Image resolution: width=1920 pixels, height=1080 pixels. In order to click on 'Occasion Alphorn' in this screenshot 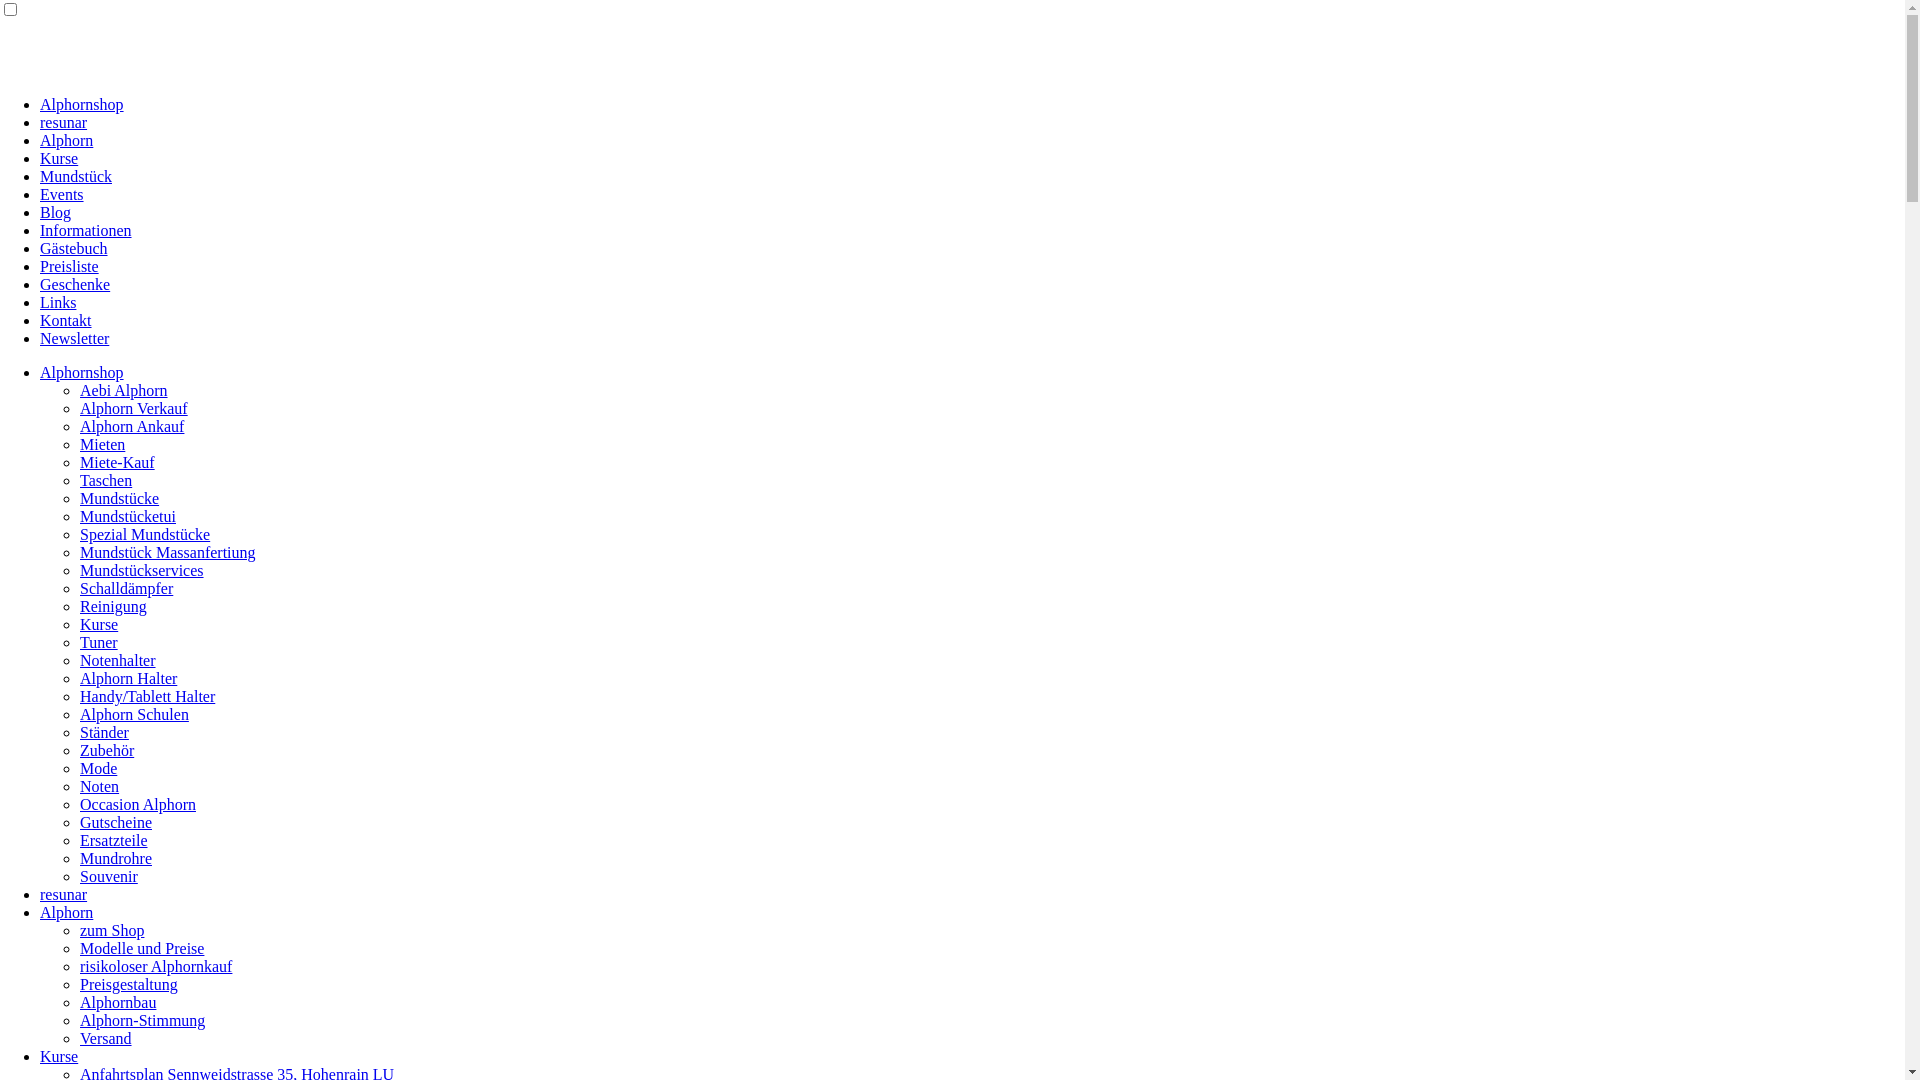, I will do `click(80, 803)`.